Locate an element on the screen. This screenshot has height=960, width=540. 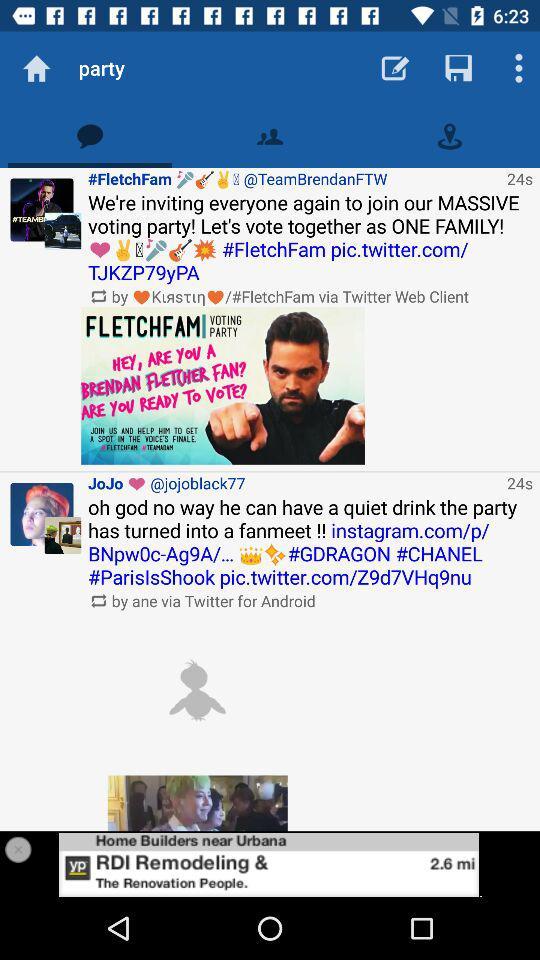
the item next to the 24s is located at coordinates (293, 482).